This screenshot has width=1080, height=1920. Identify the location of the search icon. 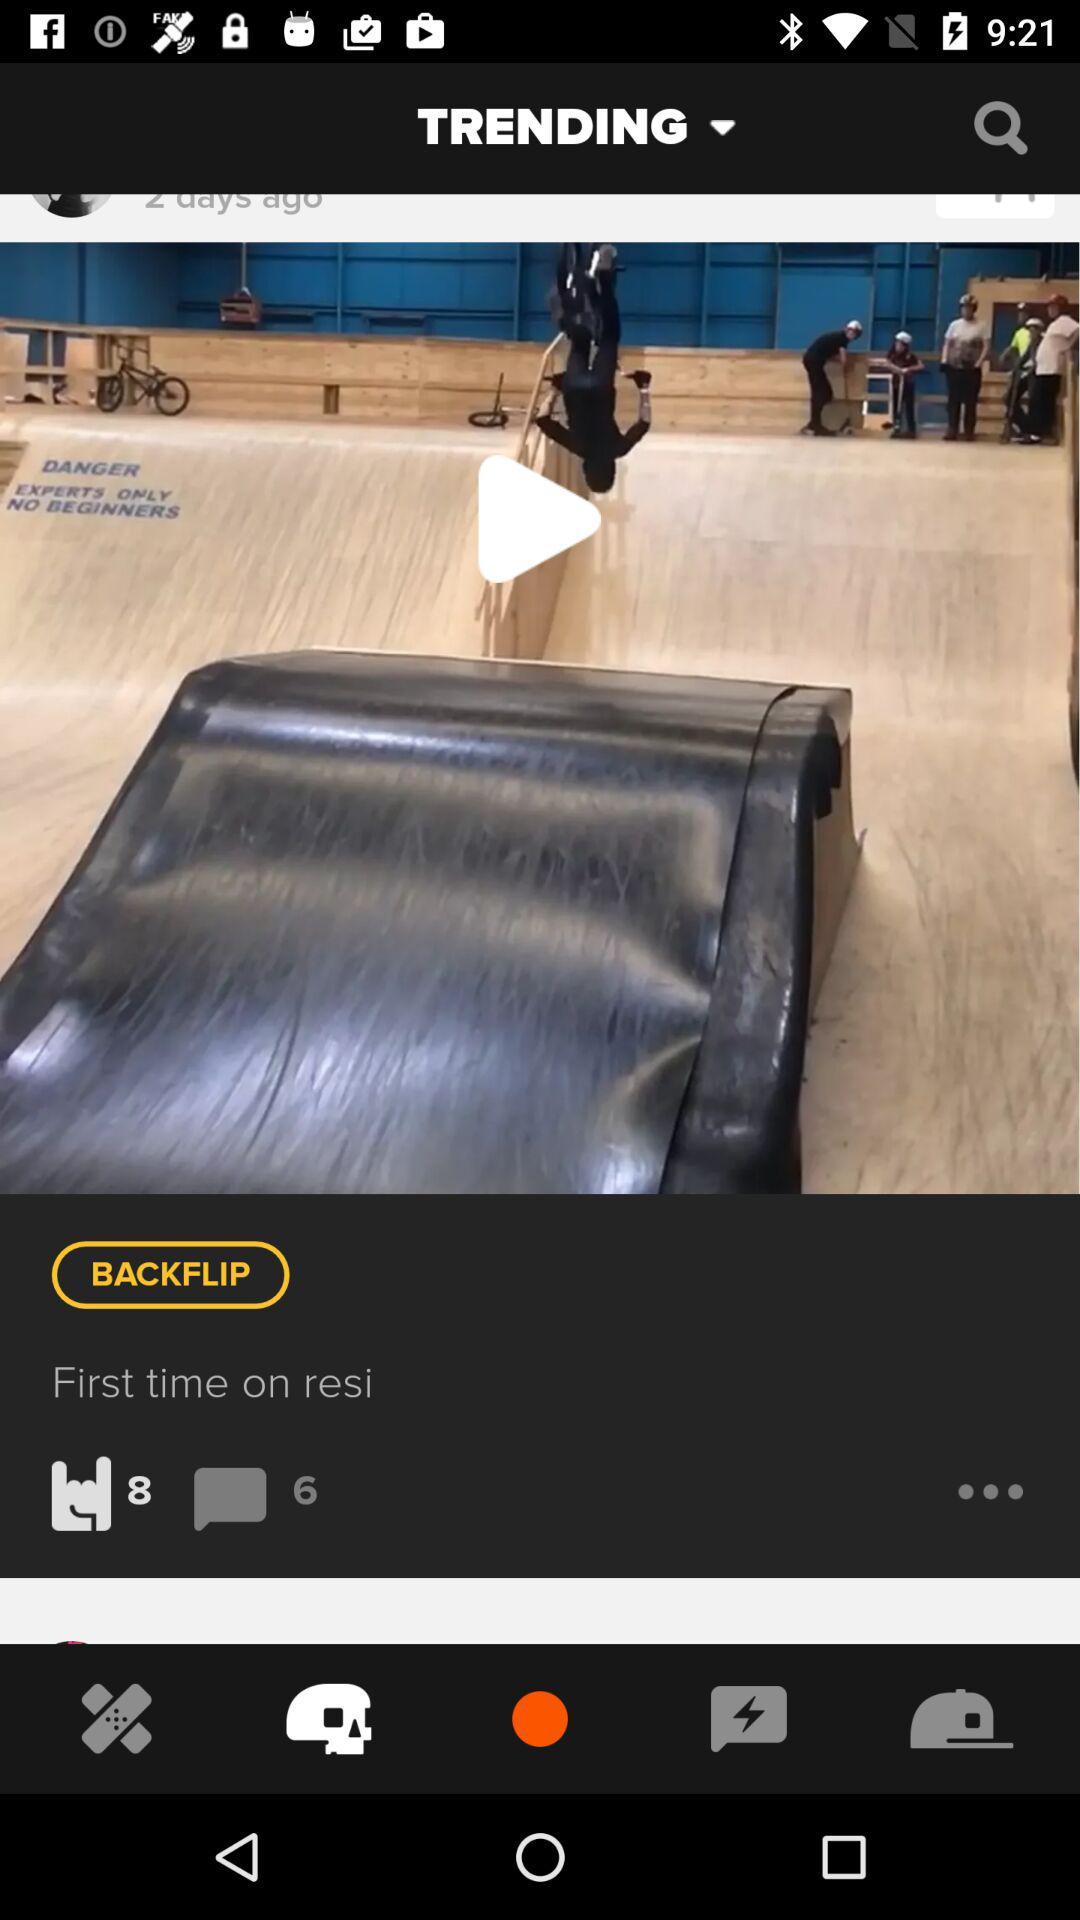
(1000, 126).